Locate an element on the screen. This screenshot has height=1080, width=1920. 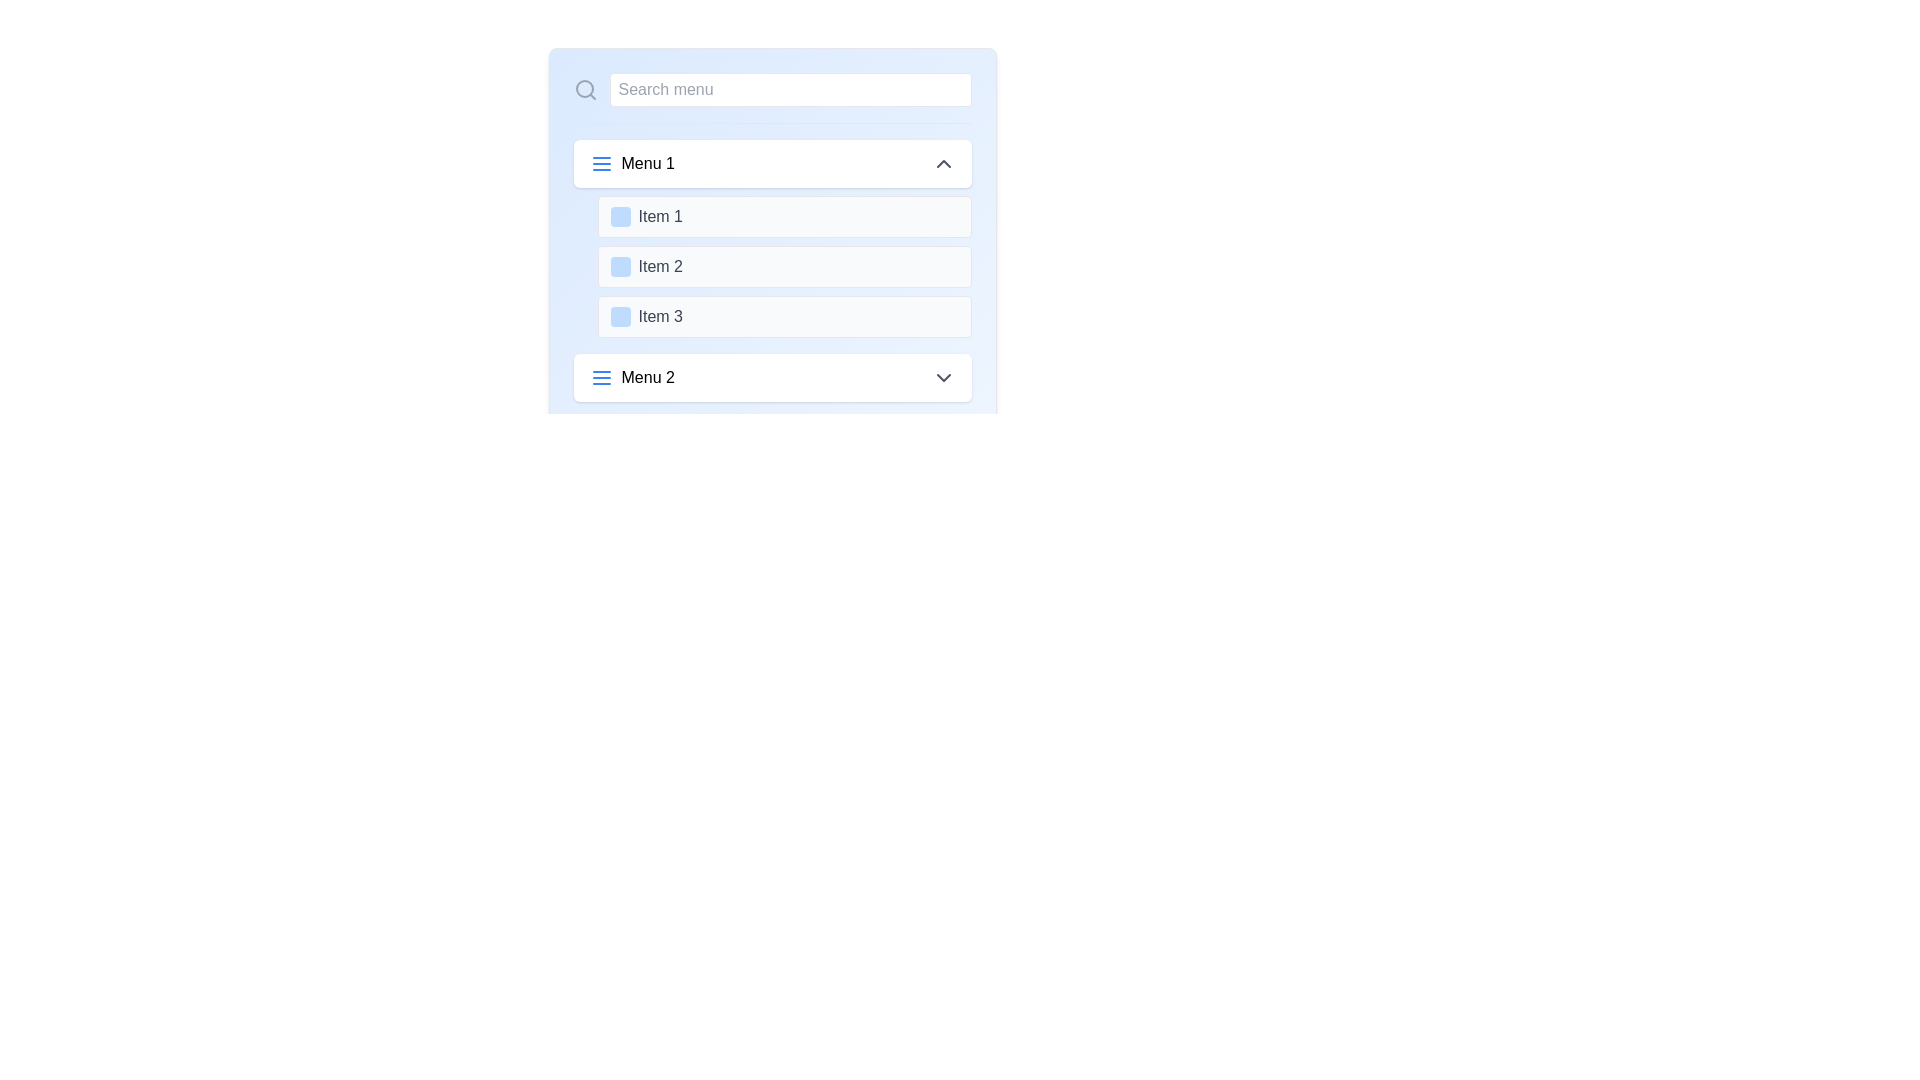
the indicator/icon associated with 'Item 1' in the dropdown of 'Menu 1', located on the leftmost side of the 'Item 1' row is located at coordinates (619, 216).